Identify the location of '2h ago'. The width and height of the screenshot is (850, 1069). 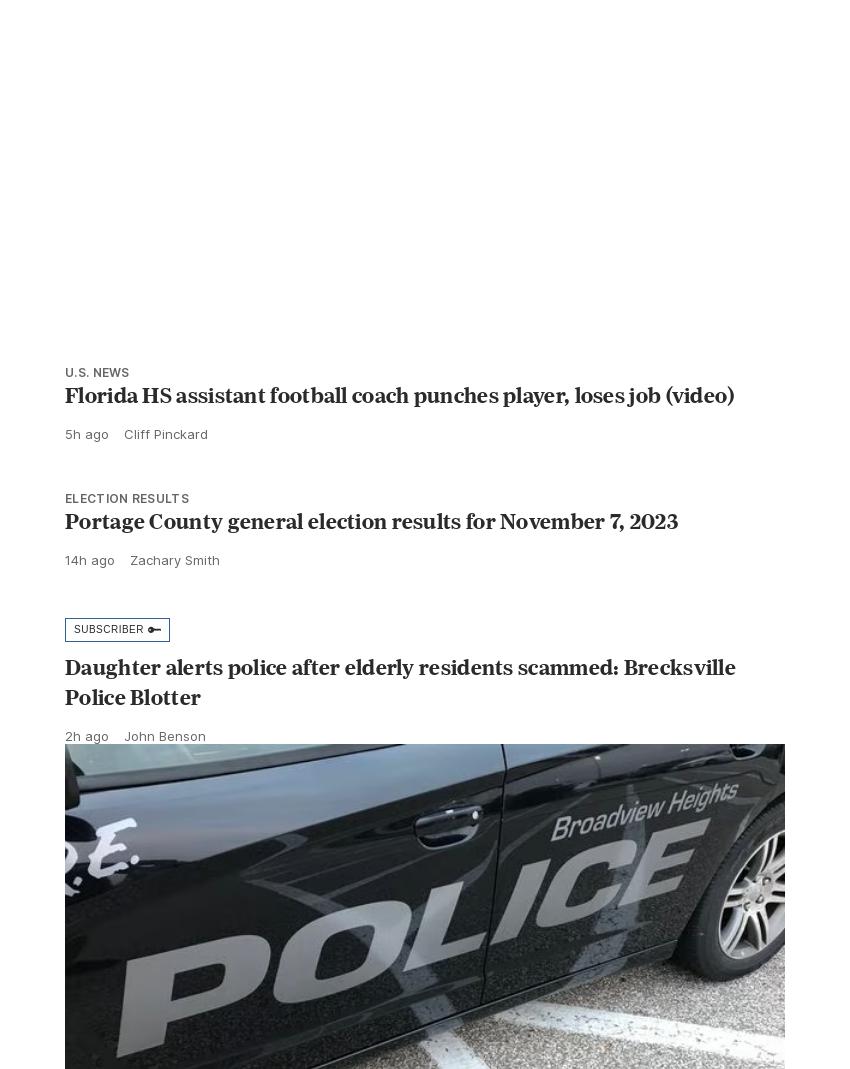
(86, 780).